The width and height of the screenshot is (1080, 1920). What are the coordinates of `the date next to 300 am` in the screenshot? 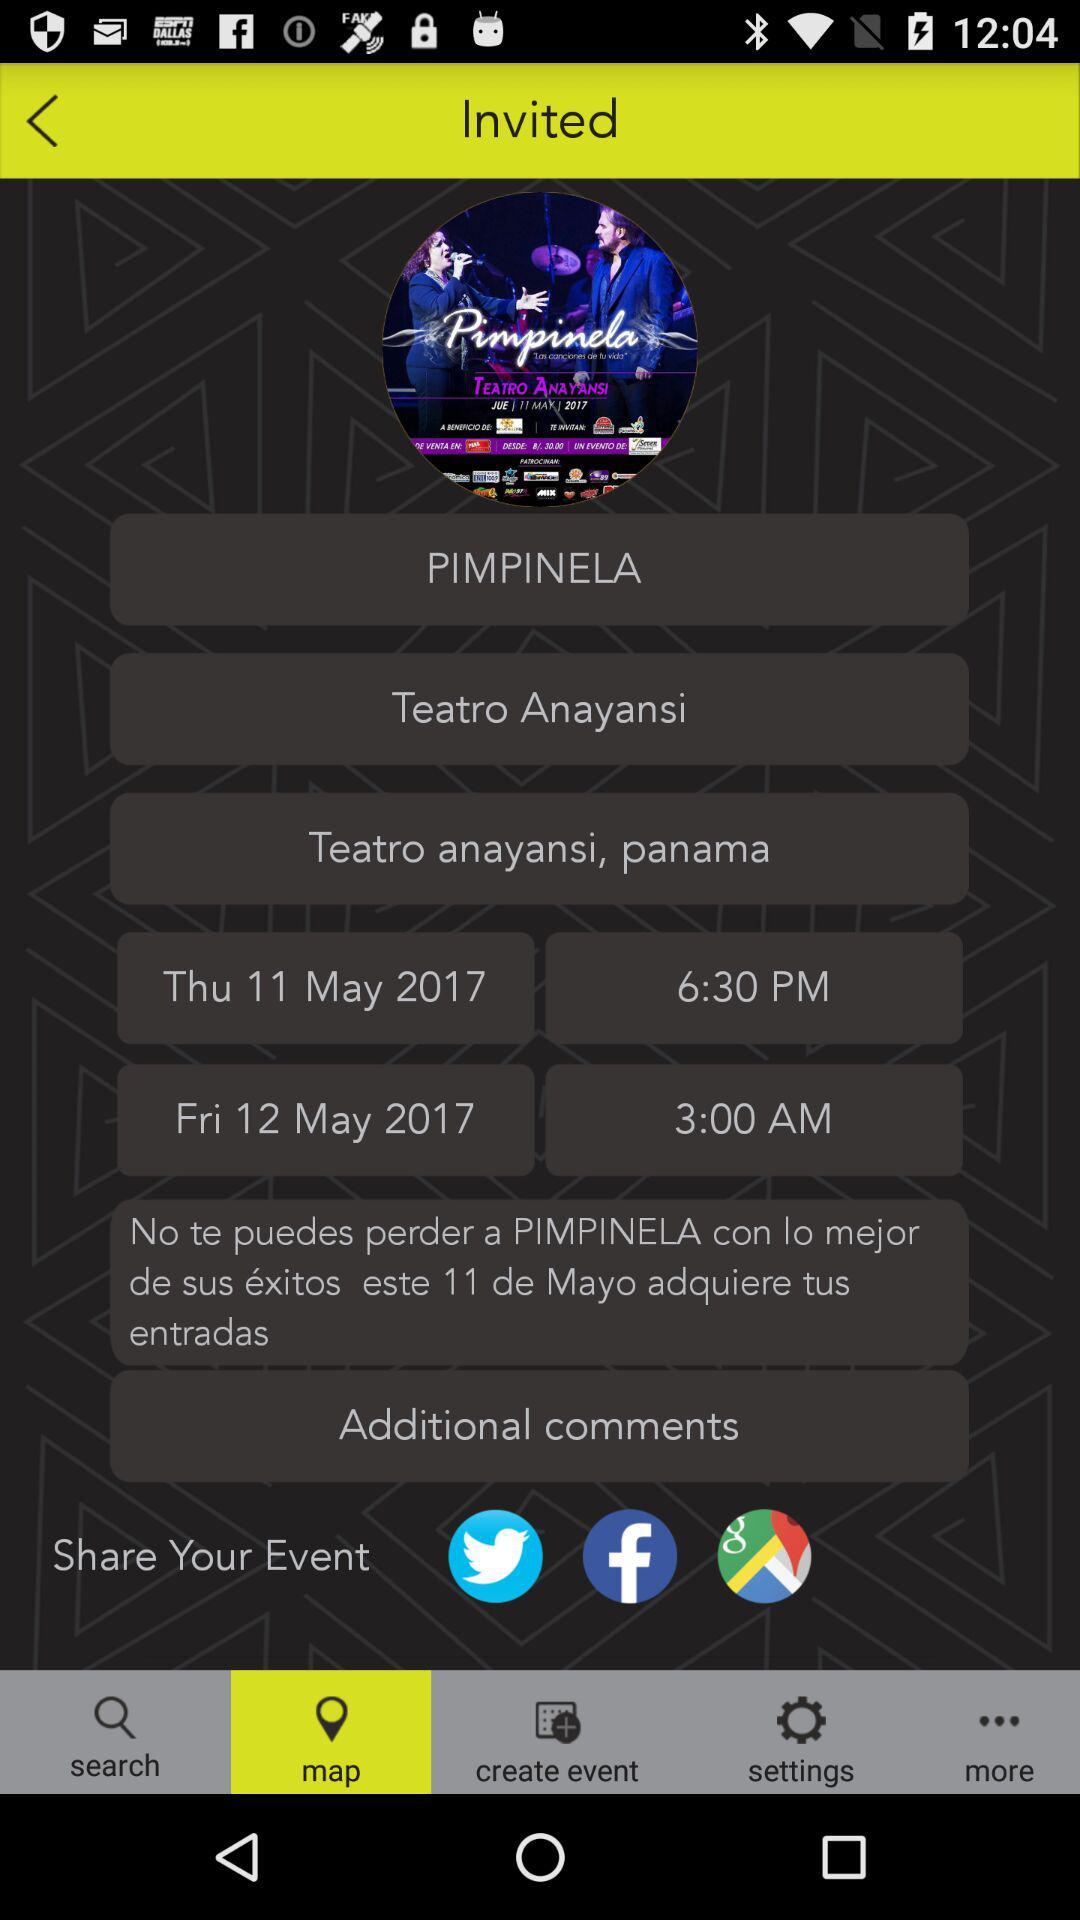 It's located at (325, 1120).